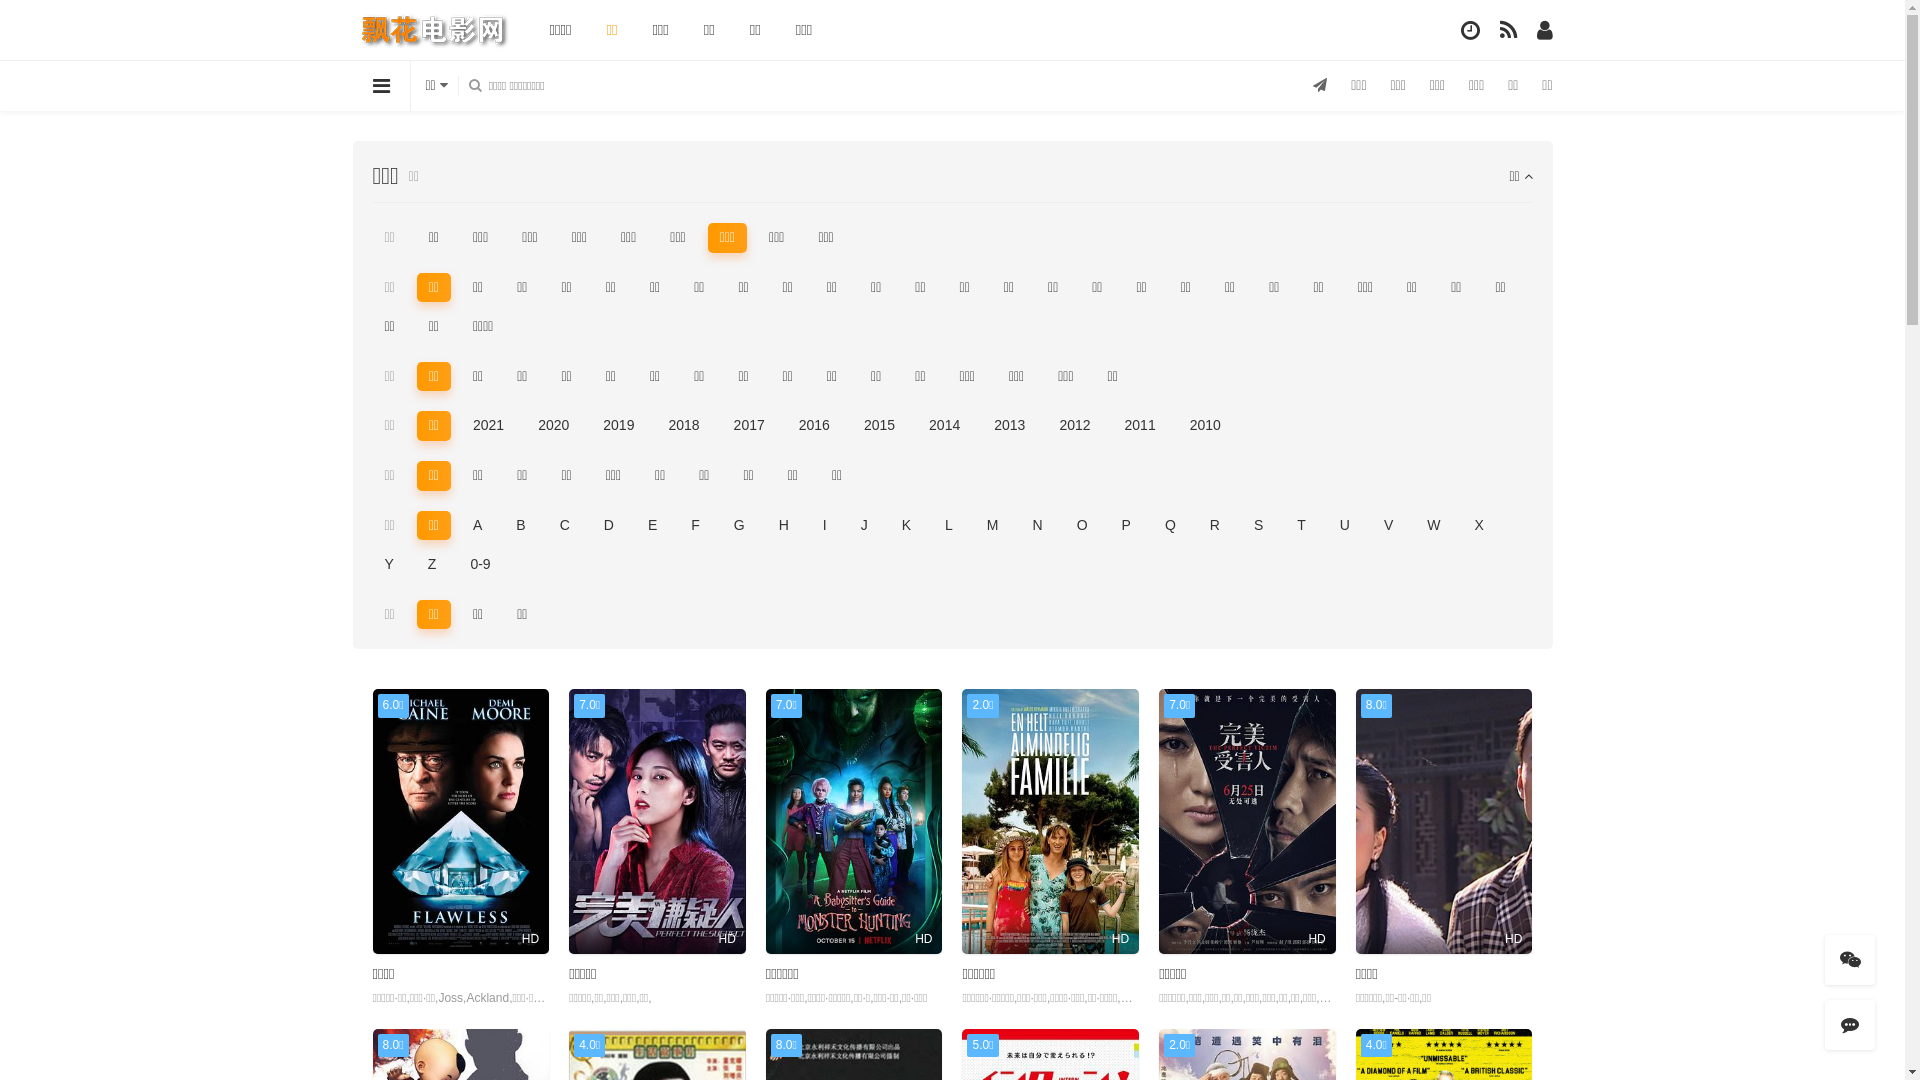 The height and width of the screenshot is (1080, 1920). Describe the element at coordinates (456, 564) in the screenshot. I see `'0-9'` at that location.